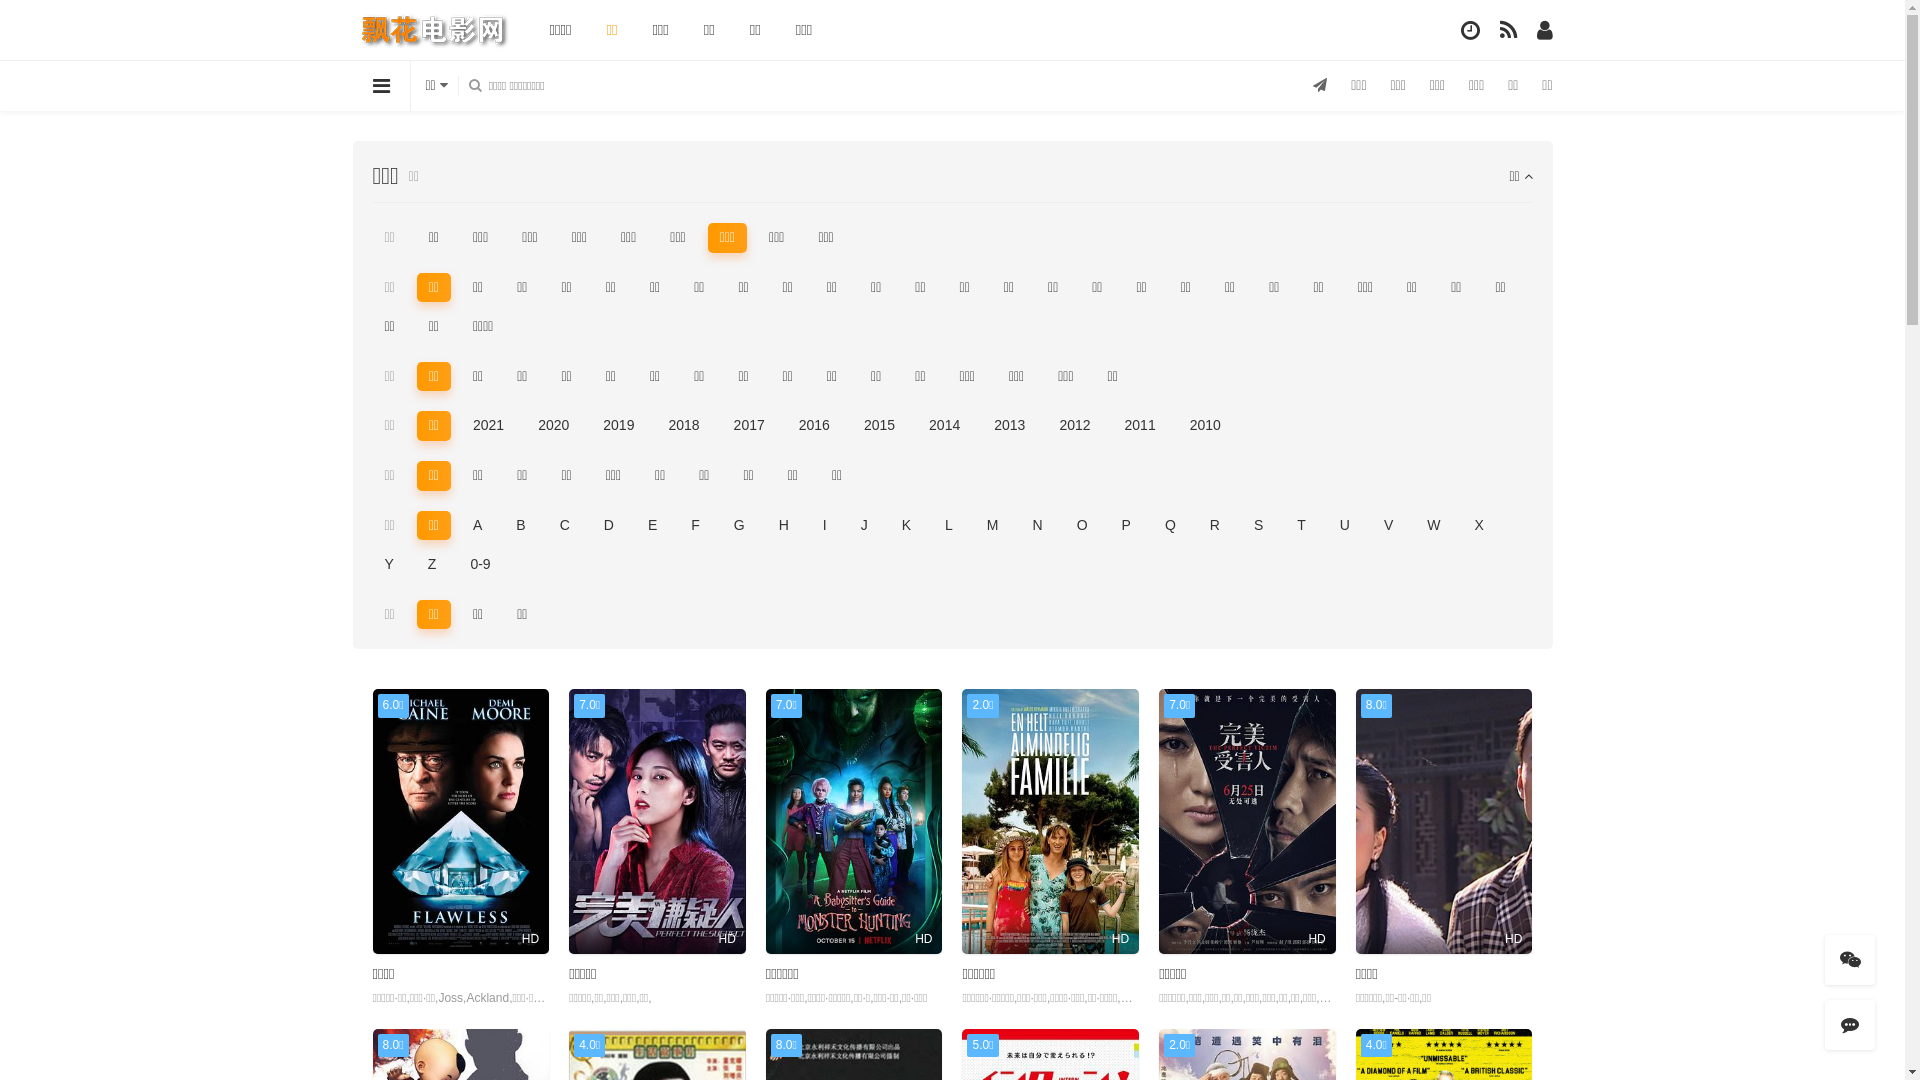 The height and width of the screenshot is (1080, 1920). Describe the element at coordinates (456, 564) in the screenshot. I see `'0-9'` at that location.